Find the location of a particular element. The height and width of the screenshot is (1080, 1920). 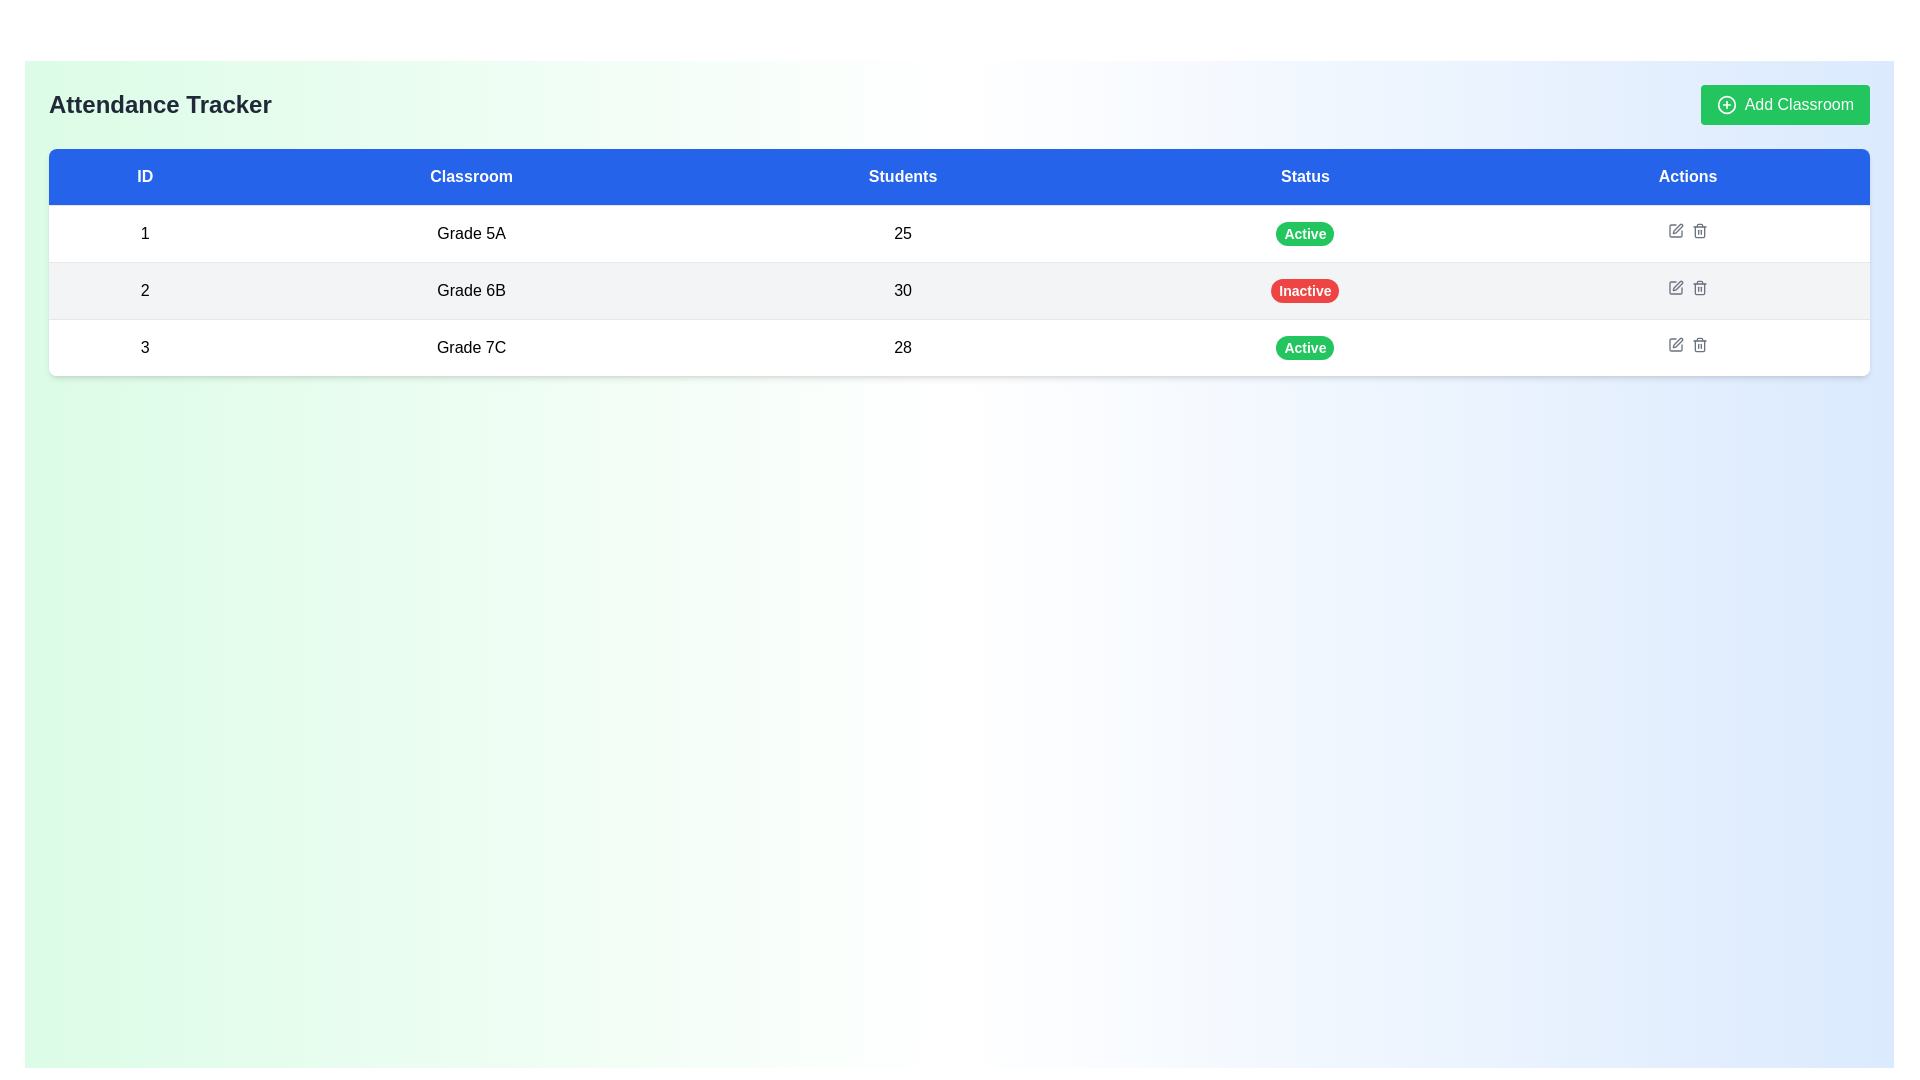

the static text displaying the number of students in the classroom located in the third row of the table under the 'Students' column is located at coordinates (902, 346).